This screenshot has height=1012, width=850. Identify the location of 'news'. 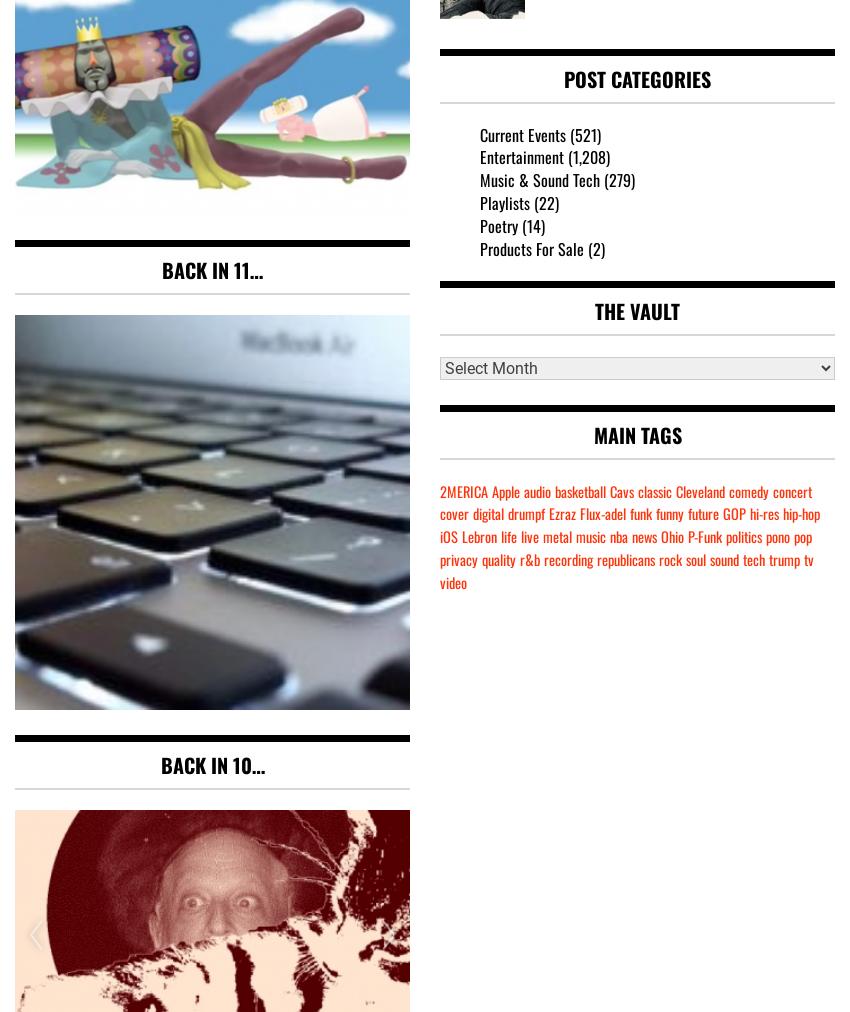
(644, 535).